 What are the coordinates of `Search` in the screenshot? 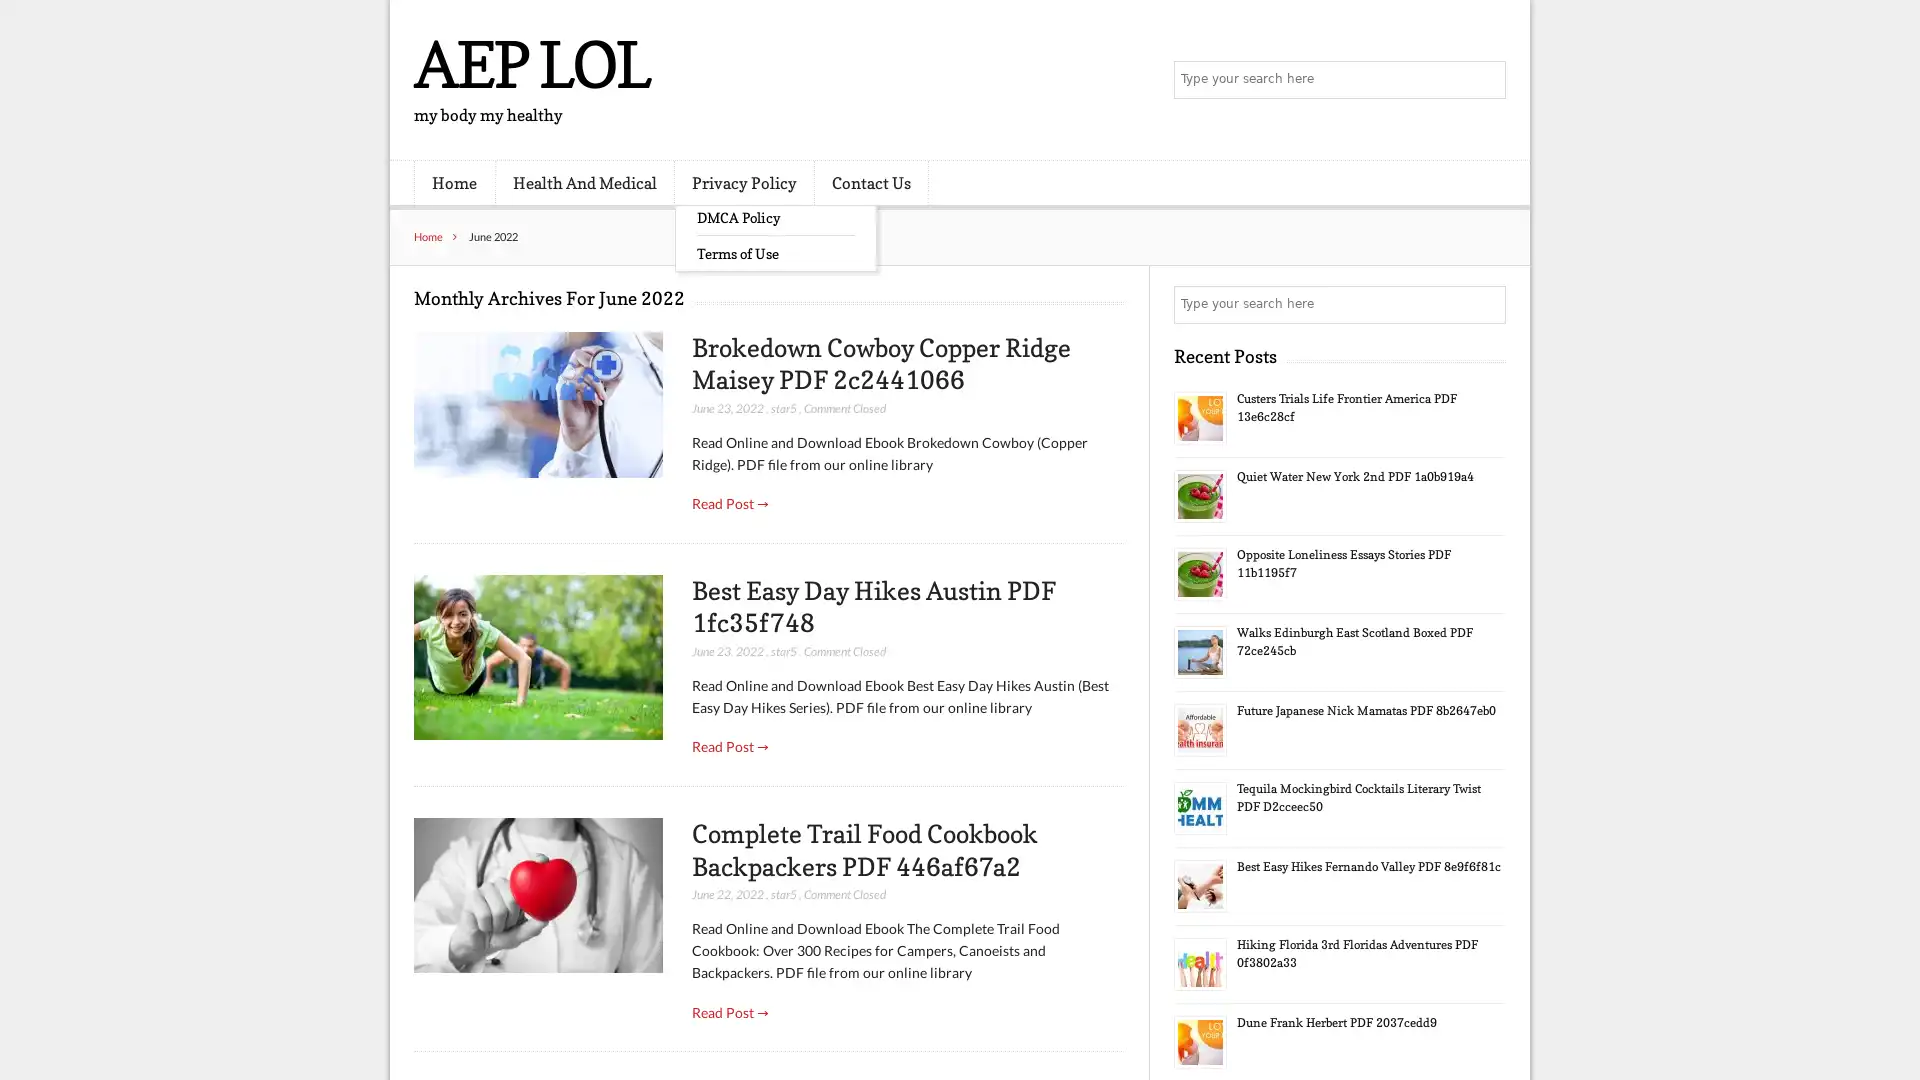 It's located at (1485, 80).